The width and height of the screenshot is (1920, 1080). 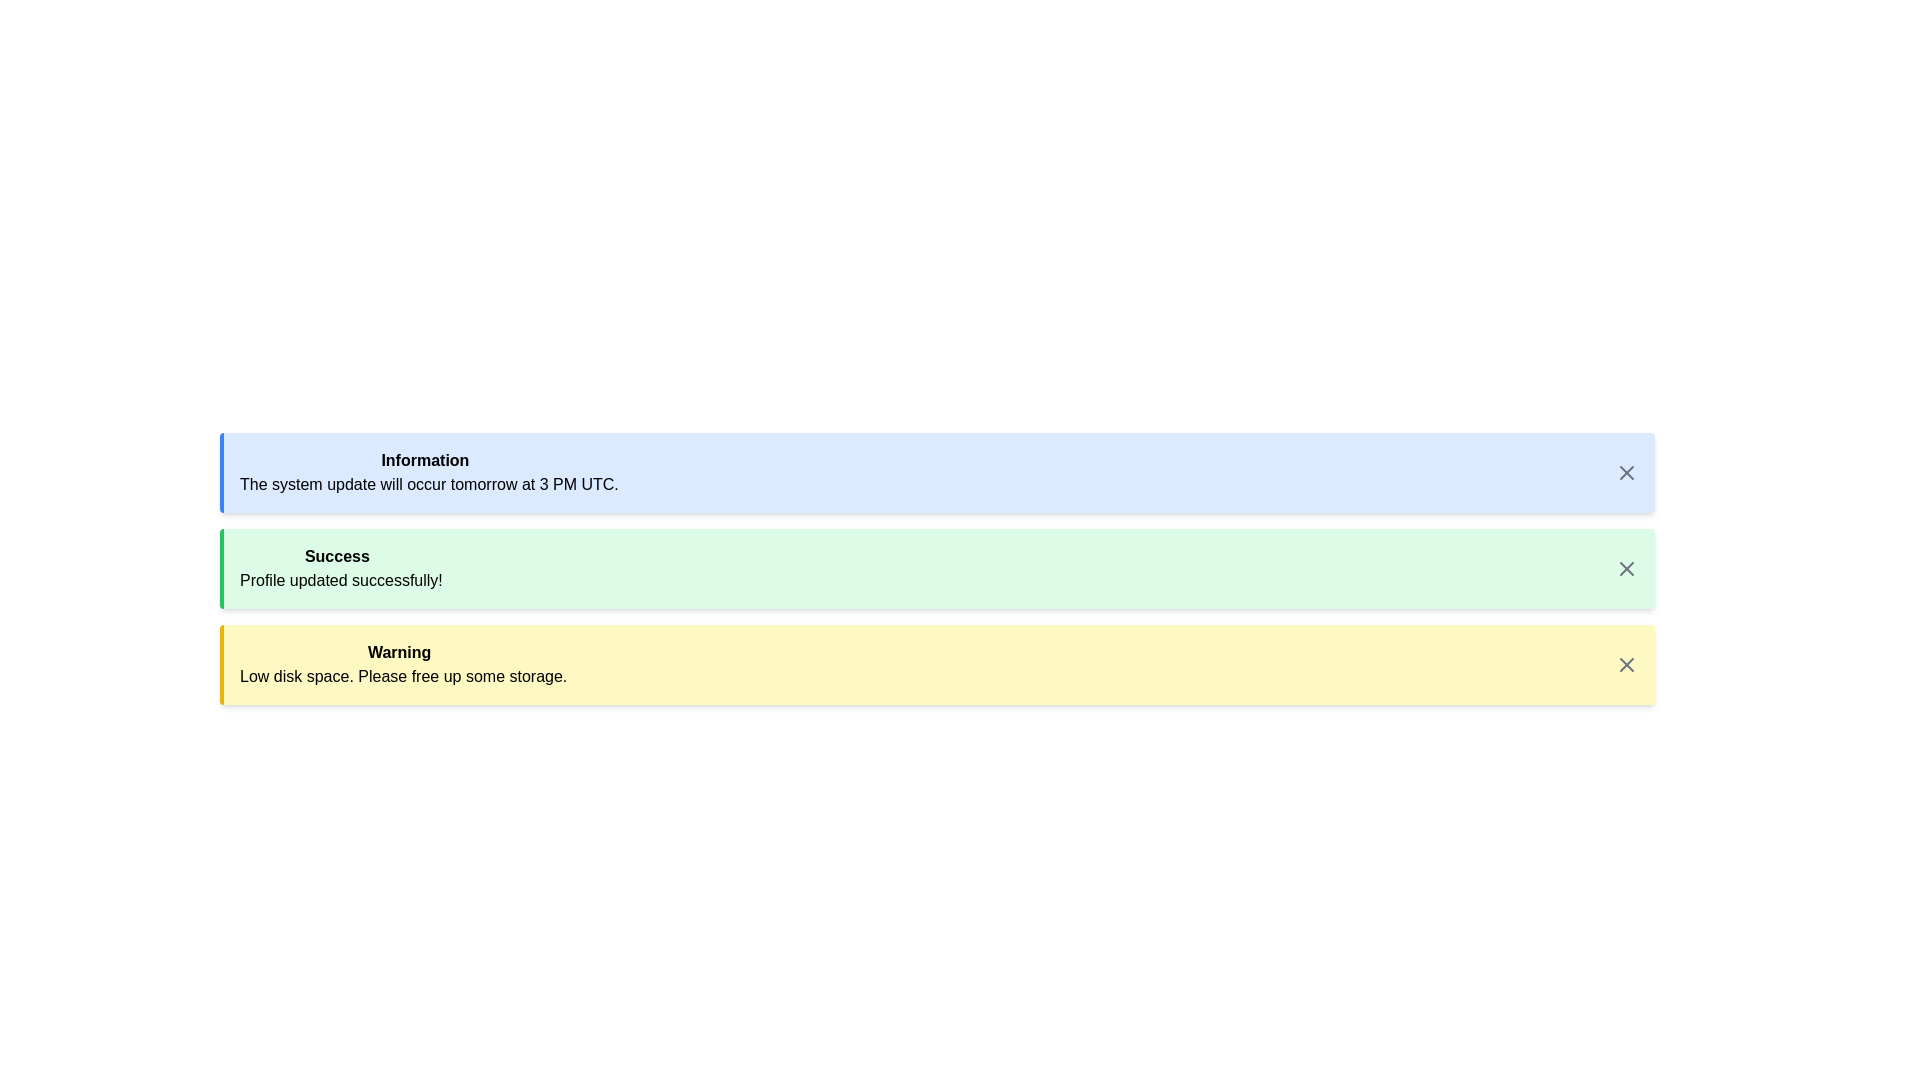 What do you see at coordinates (936, 664) in the screenshot?
I see `the warning in the yellow notification box titled 'Warning' that indicates low disk space` at bounding box center [936, 664].